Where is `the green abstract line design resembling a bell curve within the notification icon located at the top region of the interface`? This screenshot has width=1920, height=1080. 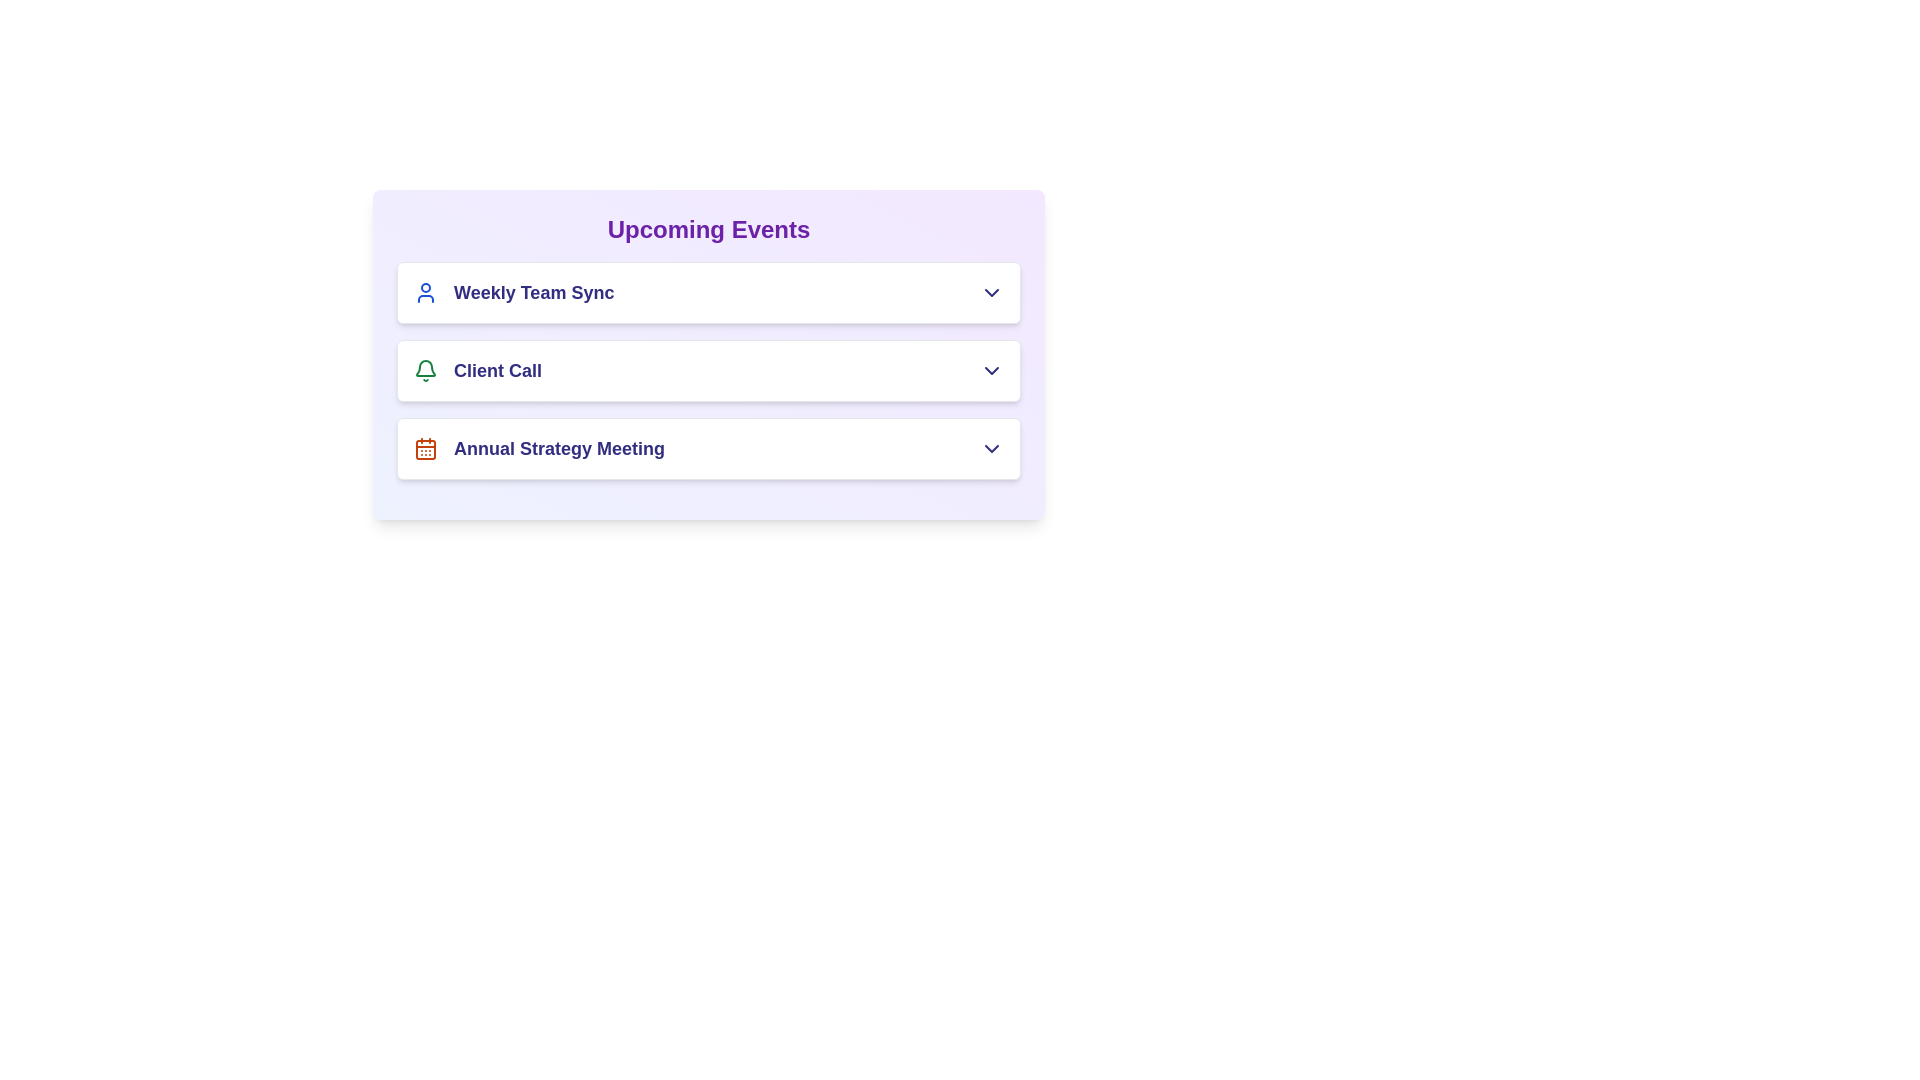
the green abstract line design resembling a bell curve within the notification icon located at the top region of the interface is located at coordinates (425, 368).